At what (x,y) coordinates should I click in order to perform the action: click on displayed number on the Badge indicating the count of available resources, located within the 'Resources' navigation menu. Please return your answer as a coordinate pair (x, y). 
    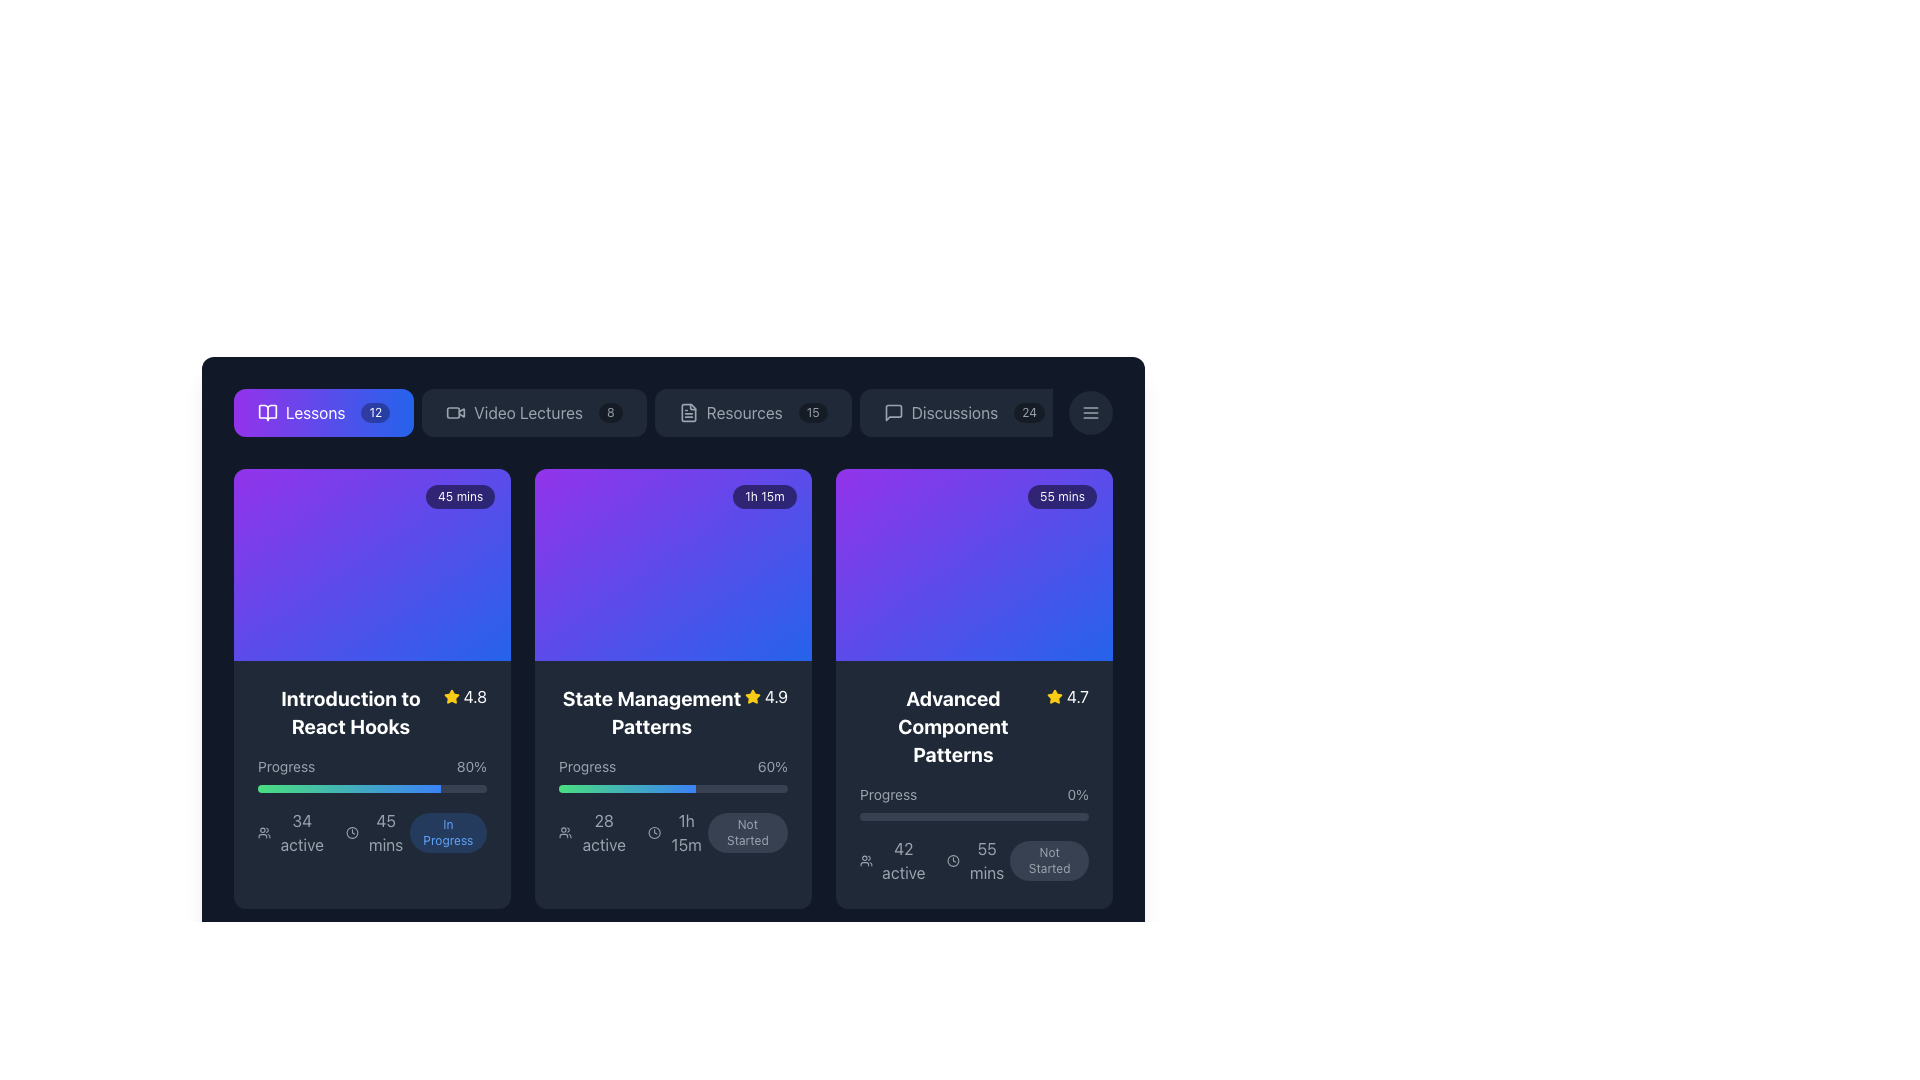
    Looking at the image, I should click on (813, 411).